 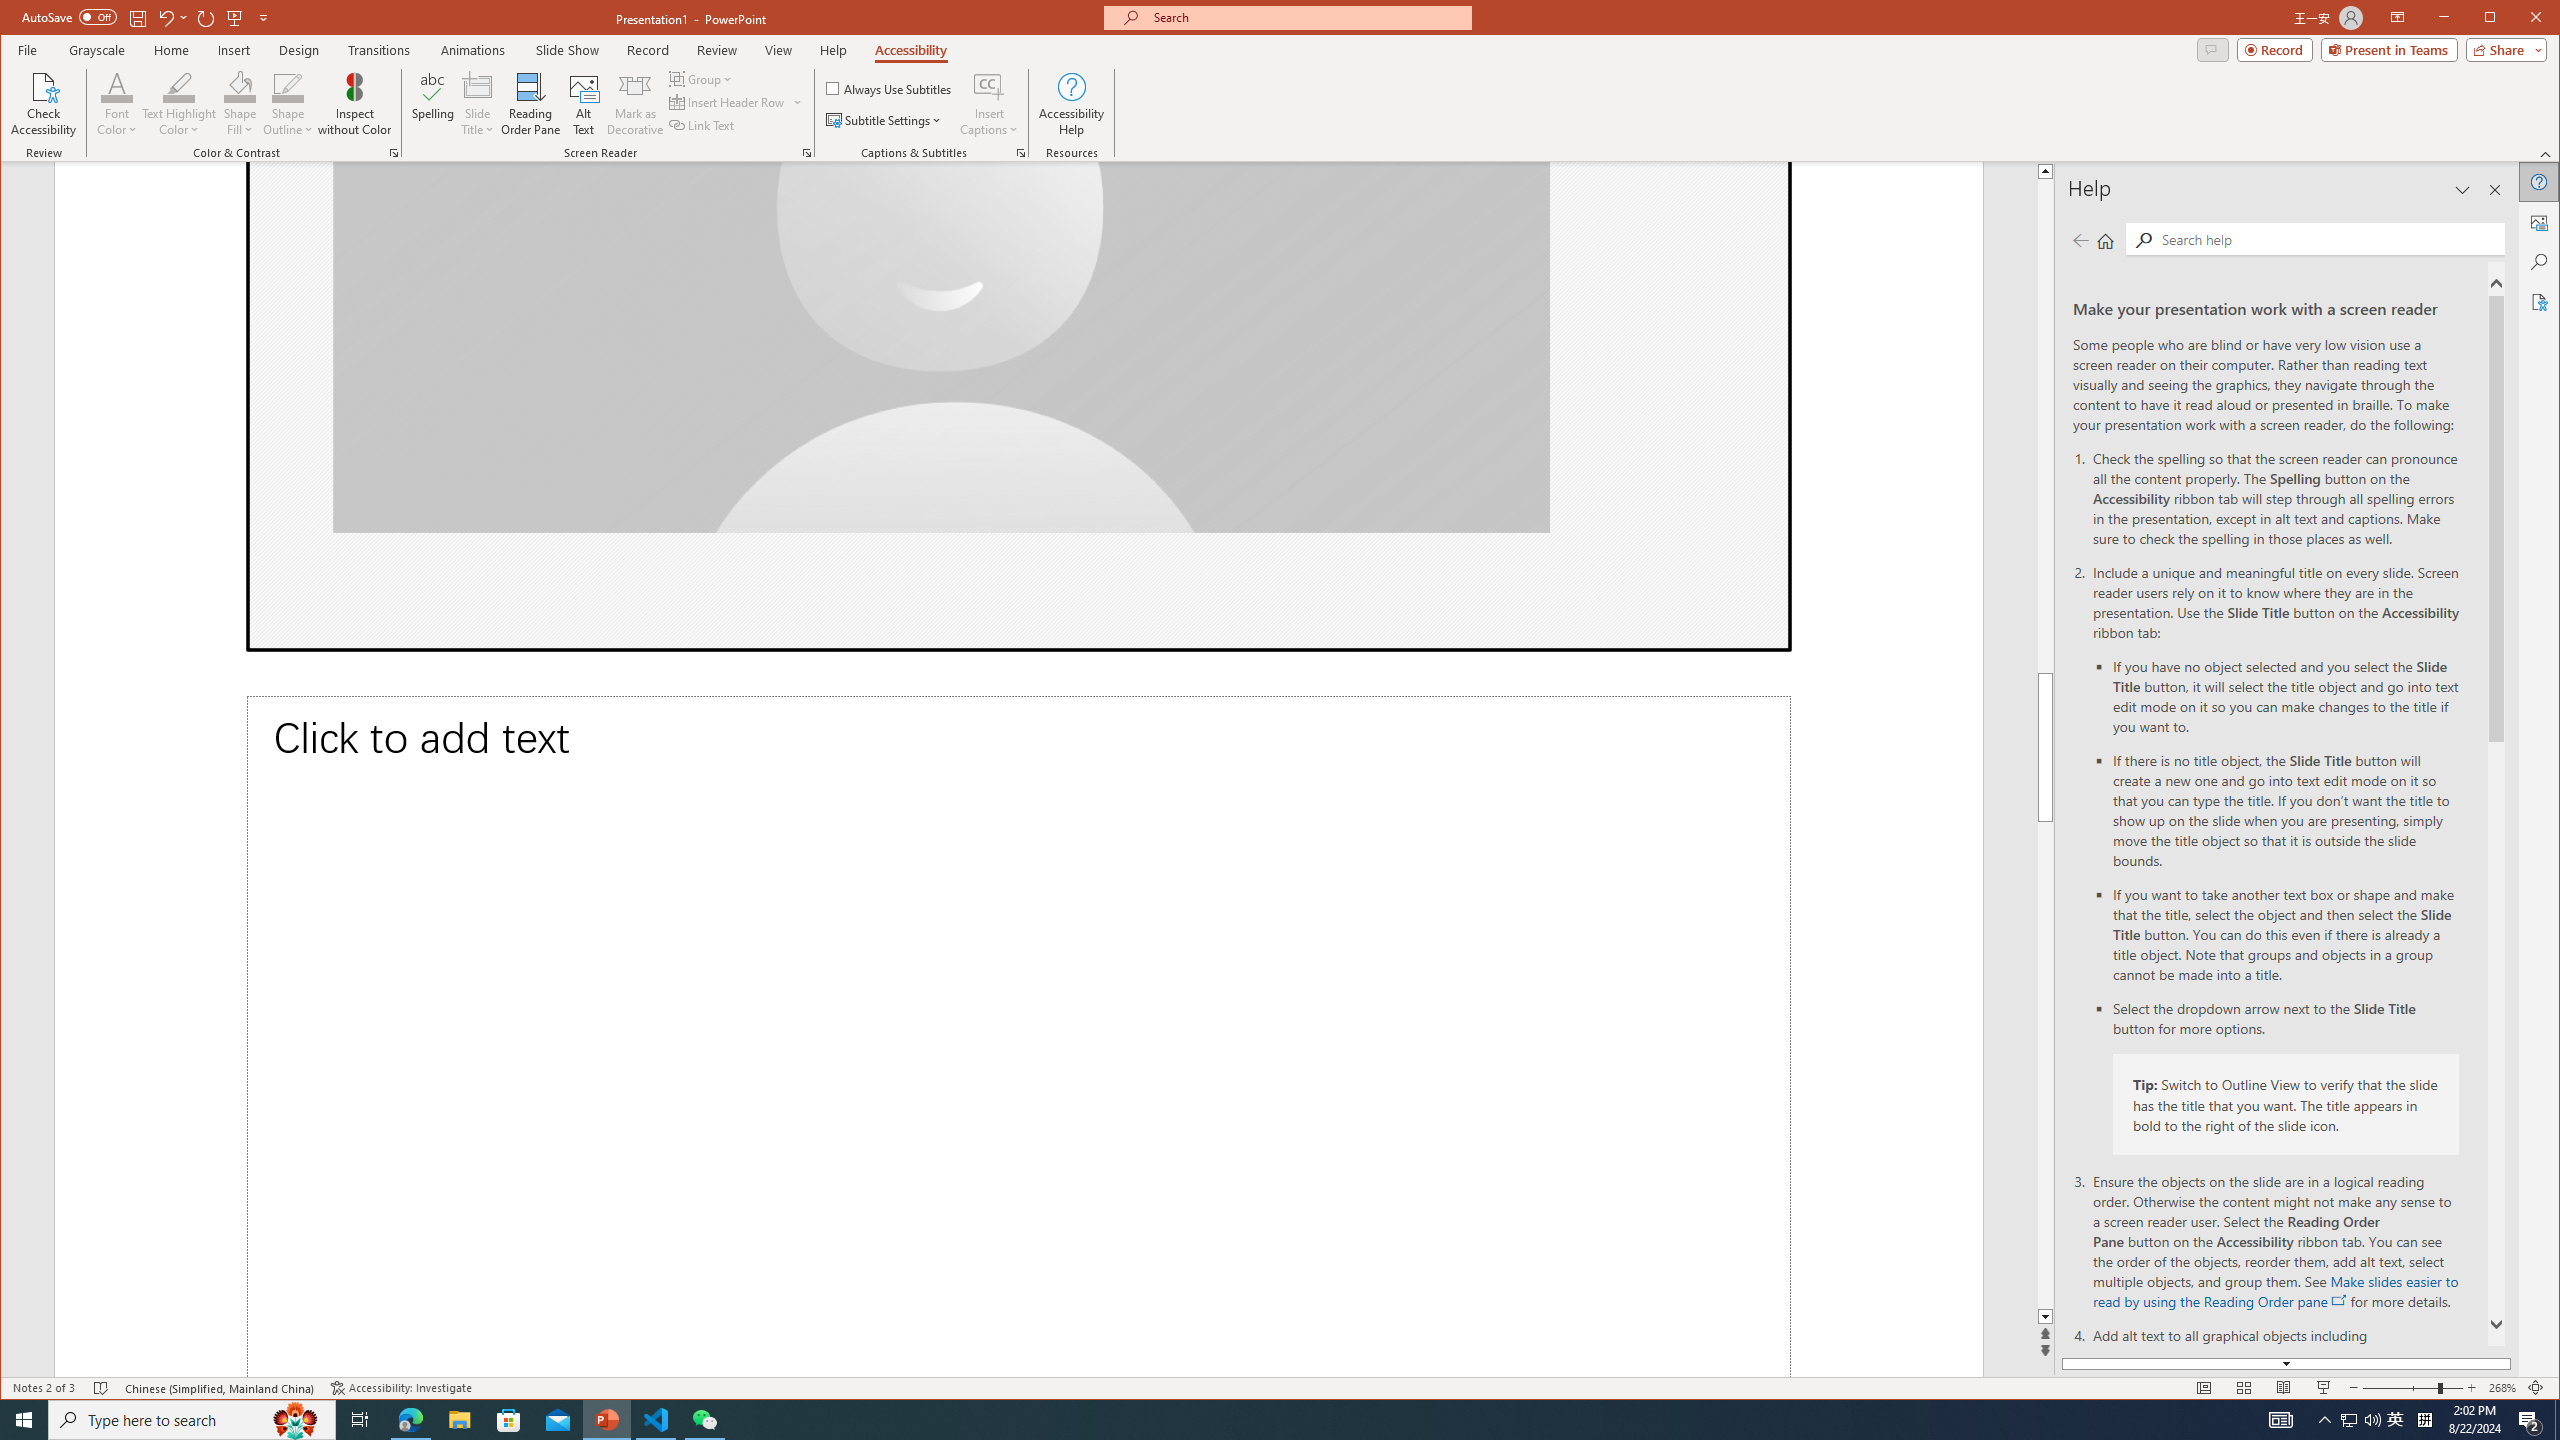 What do you see at coordinates (530, 103) in the screenshot?
I see `'Reading Order Pane'` at bounding box center [530, 103].